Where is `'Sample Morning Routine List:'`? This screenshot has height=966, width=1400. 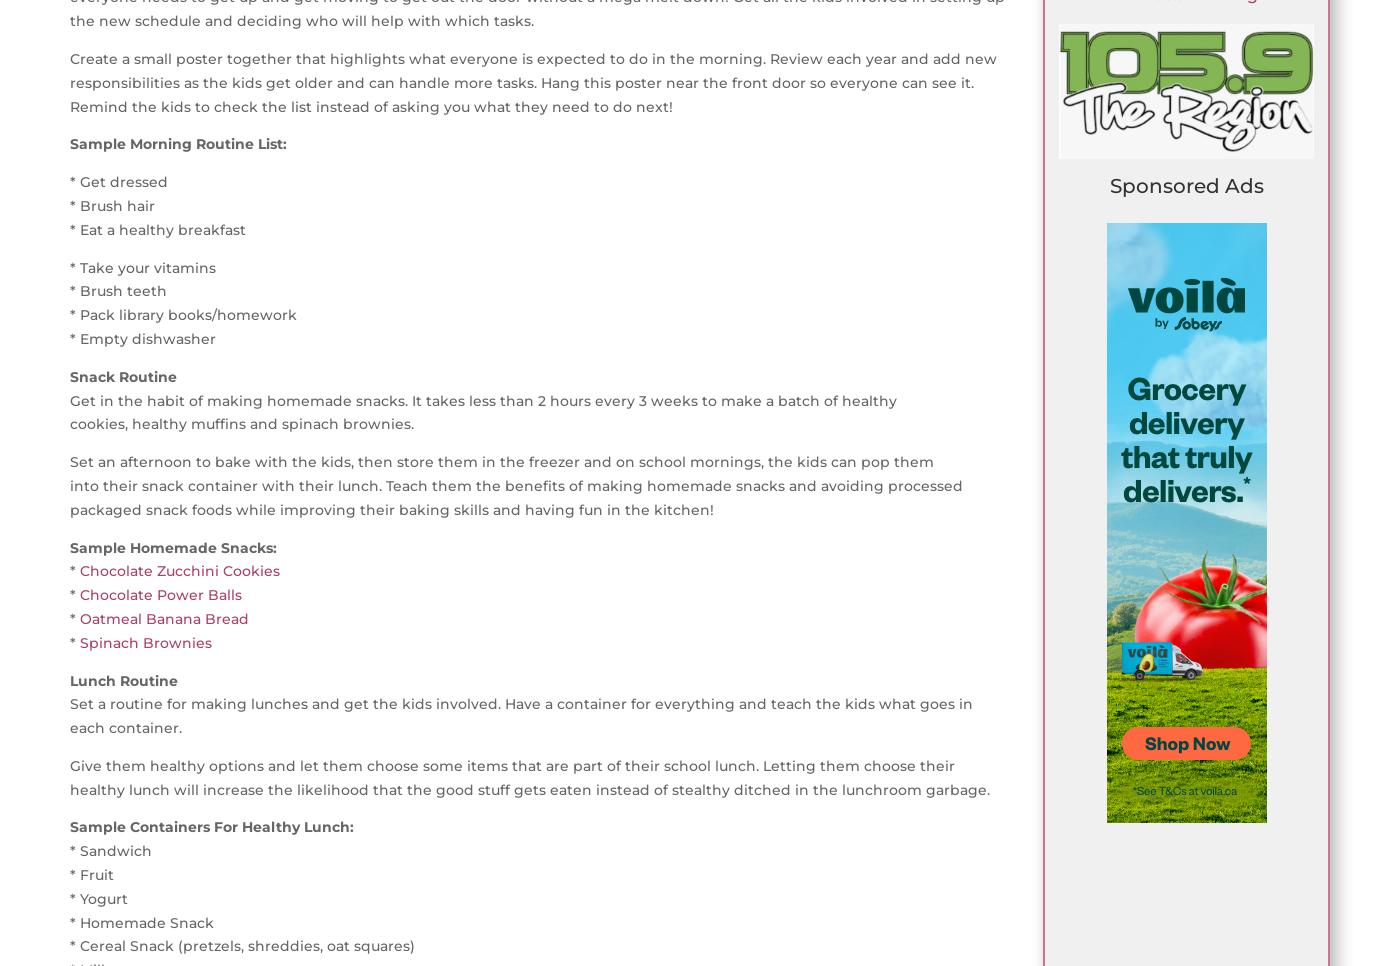 'Sample Morning Routine List:' is located at coordinates (178, 143).